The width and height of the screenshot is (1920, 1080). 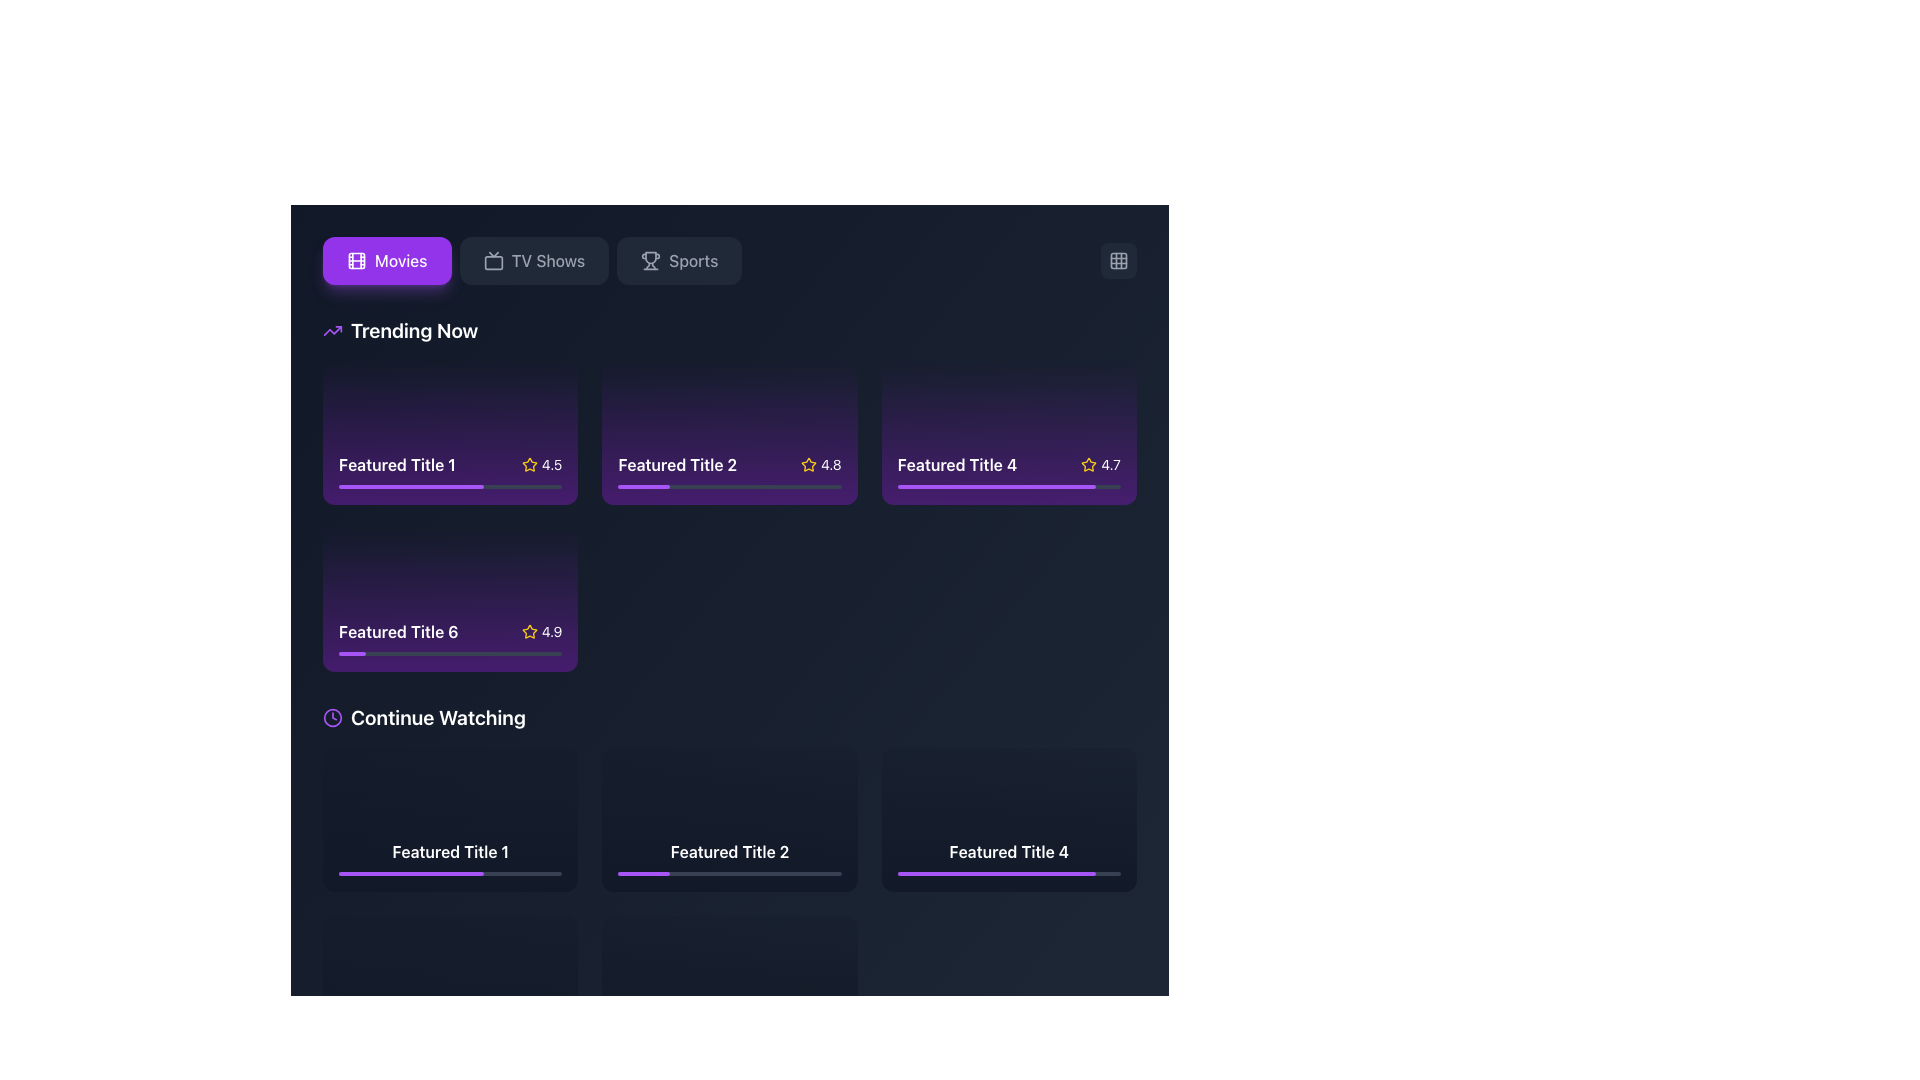 What do you see at coordinates (400, 260) in the screenshot?
I see `text content of the 'Movies' label within the highlighted button group, which features a purple background and is styled with bold typography` at bounding box center [400, 260].